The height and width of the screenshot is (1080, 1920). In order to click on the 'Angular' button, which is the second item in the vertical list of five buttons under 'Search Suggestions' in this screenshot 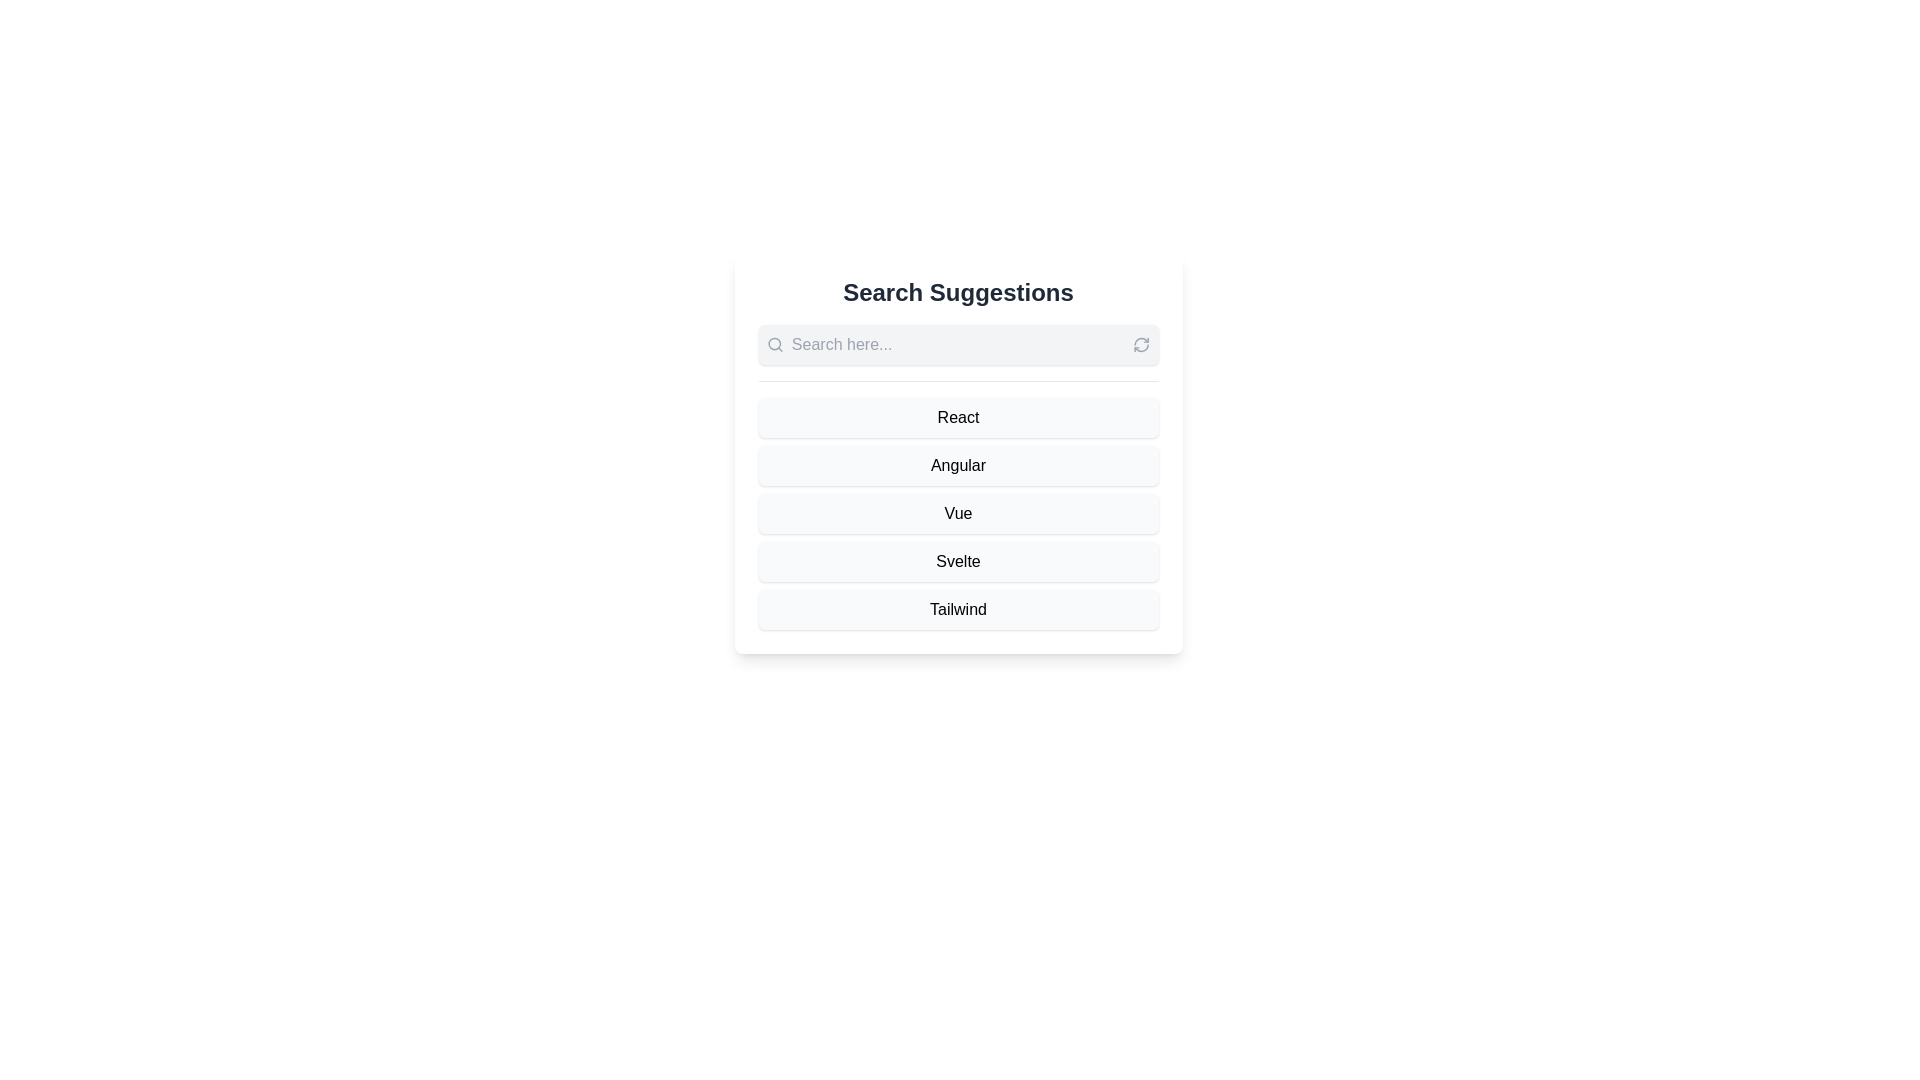, I will do `click(957, 466)`.